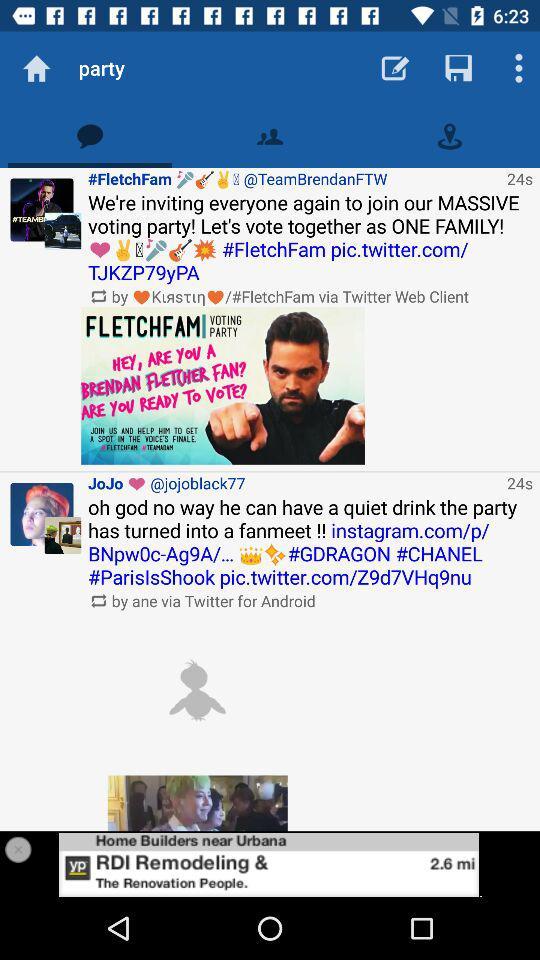 The height and width of the screenshot is (960, 540). Describe the element at coordinates (89, 135) in the screenshot. I see `tweet feed tab` at that location.